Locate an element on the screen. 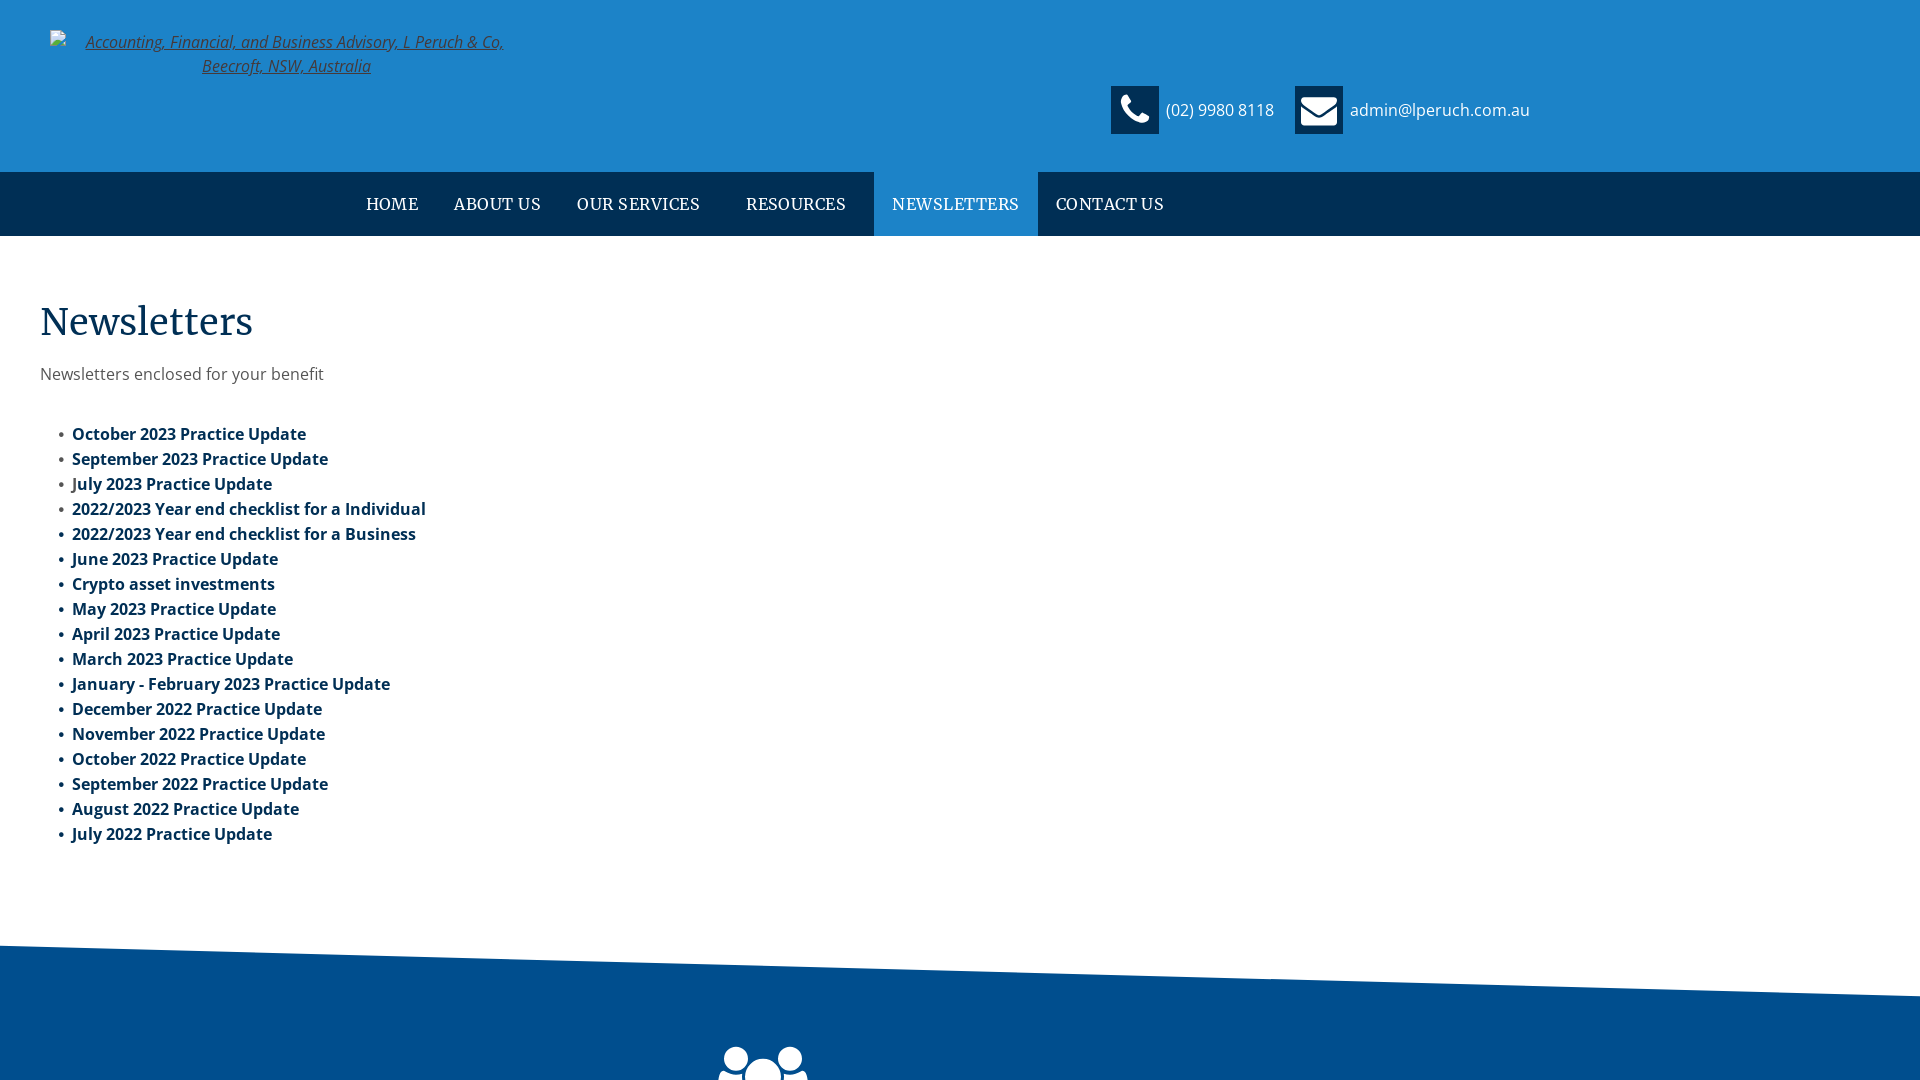 The height and width of the screenshot is (1080, 1920). 'March 2023 Practice Update' is located at coordinates (182, 659).